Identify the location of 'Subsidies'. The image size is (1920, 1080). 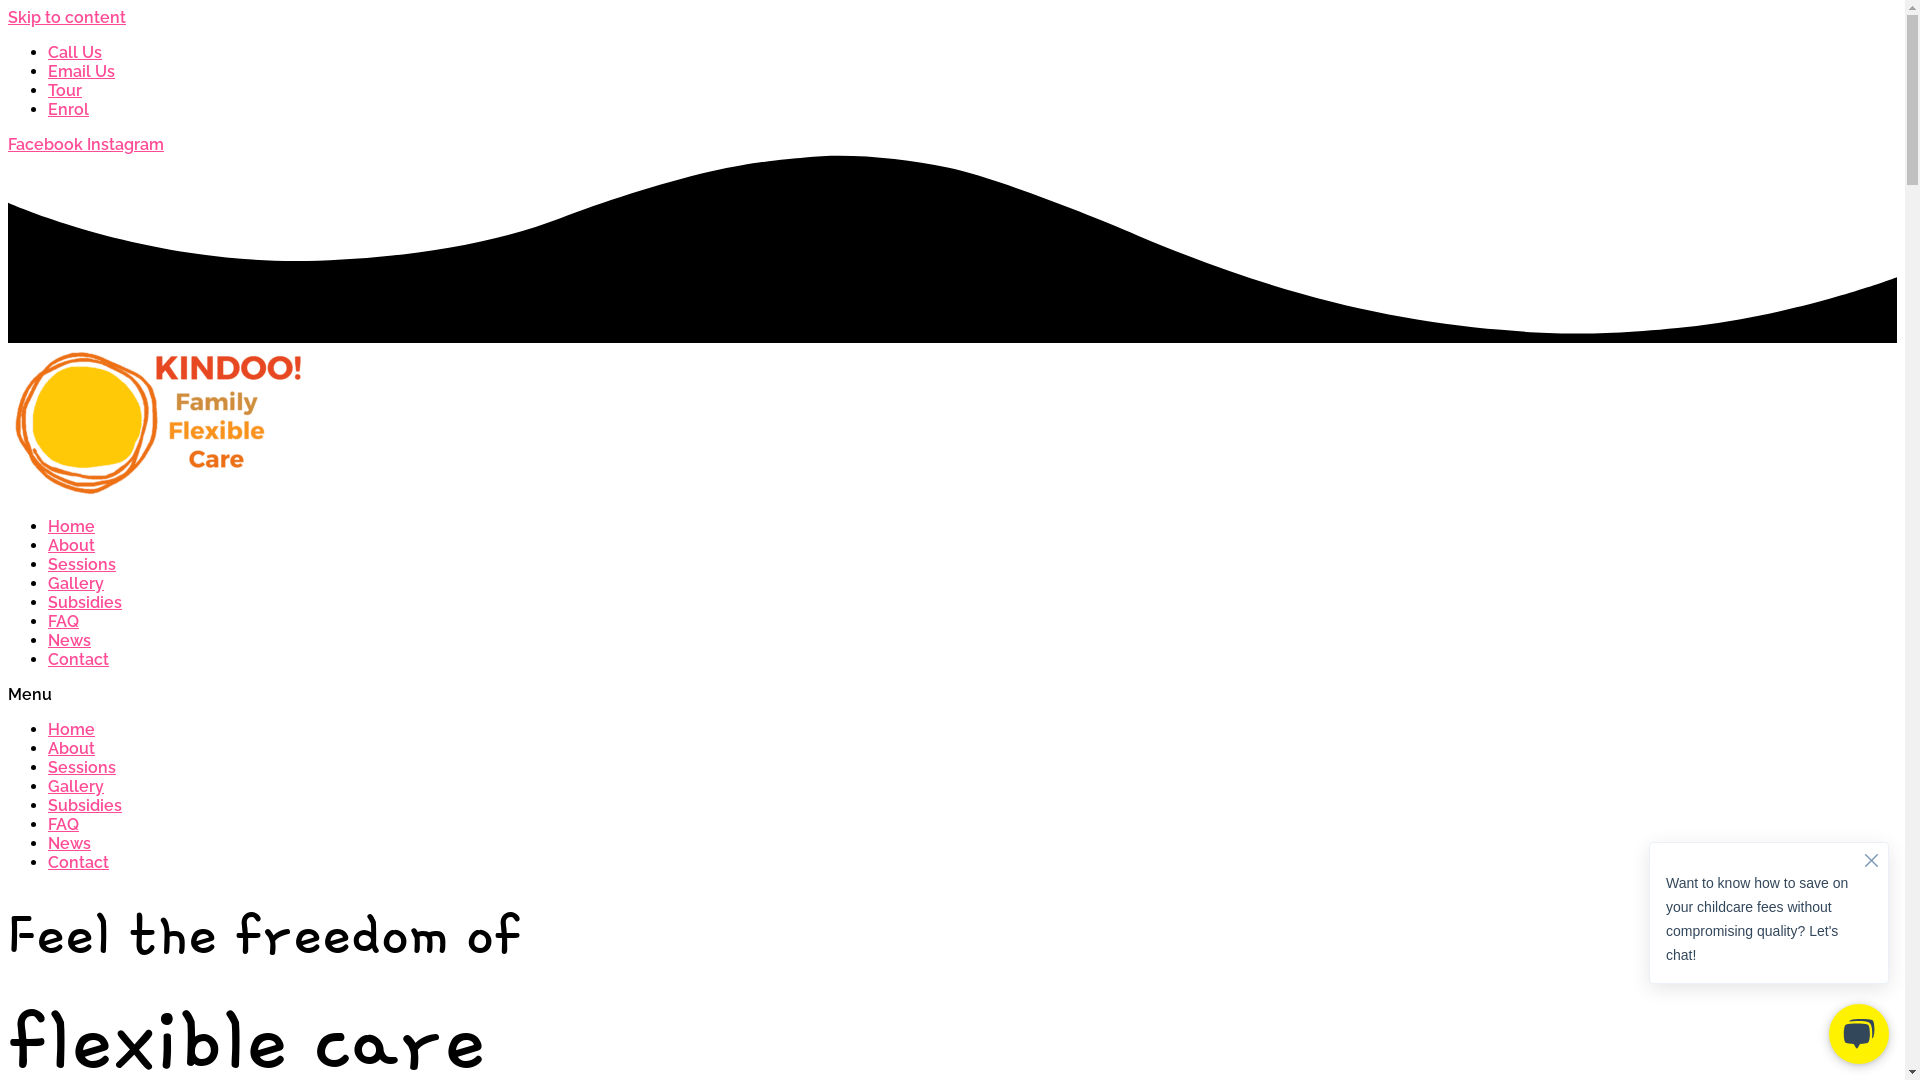
(84, 601).